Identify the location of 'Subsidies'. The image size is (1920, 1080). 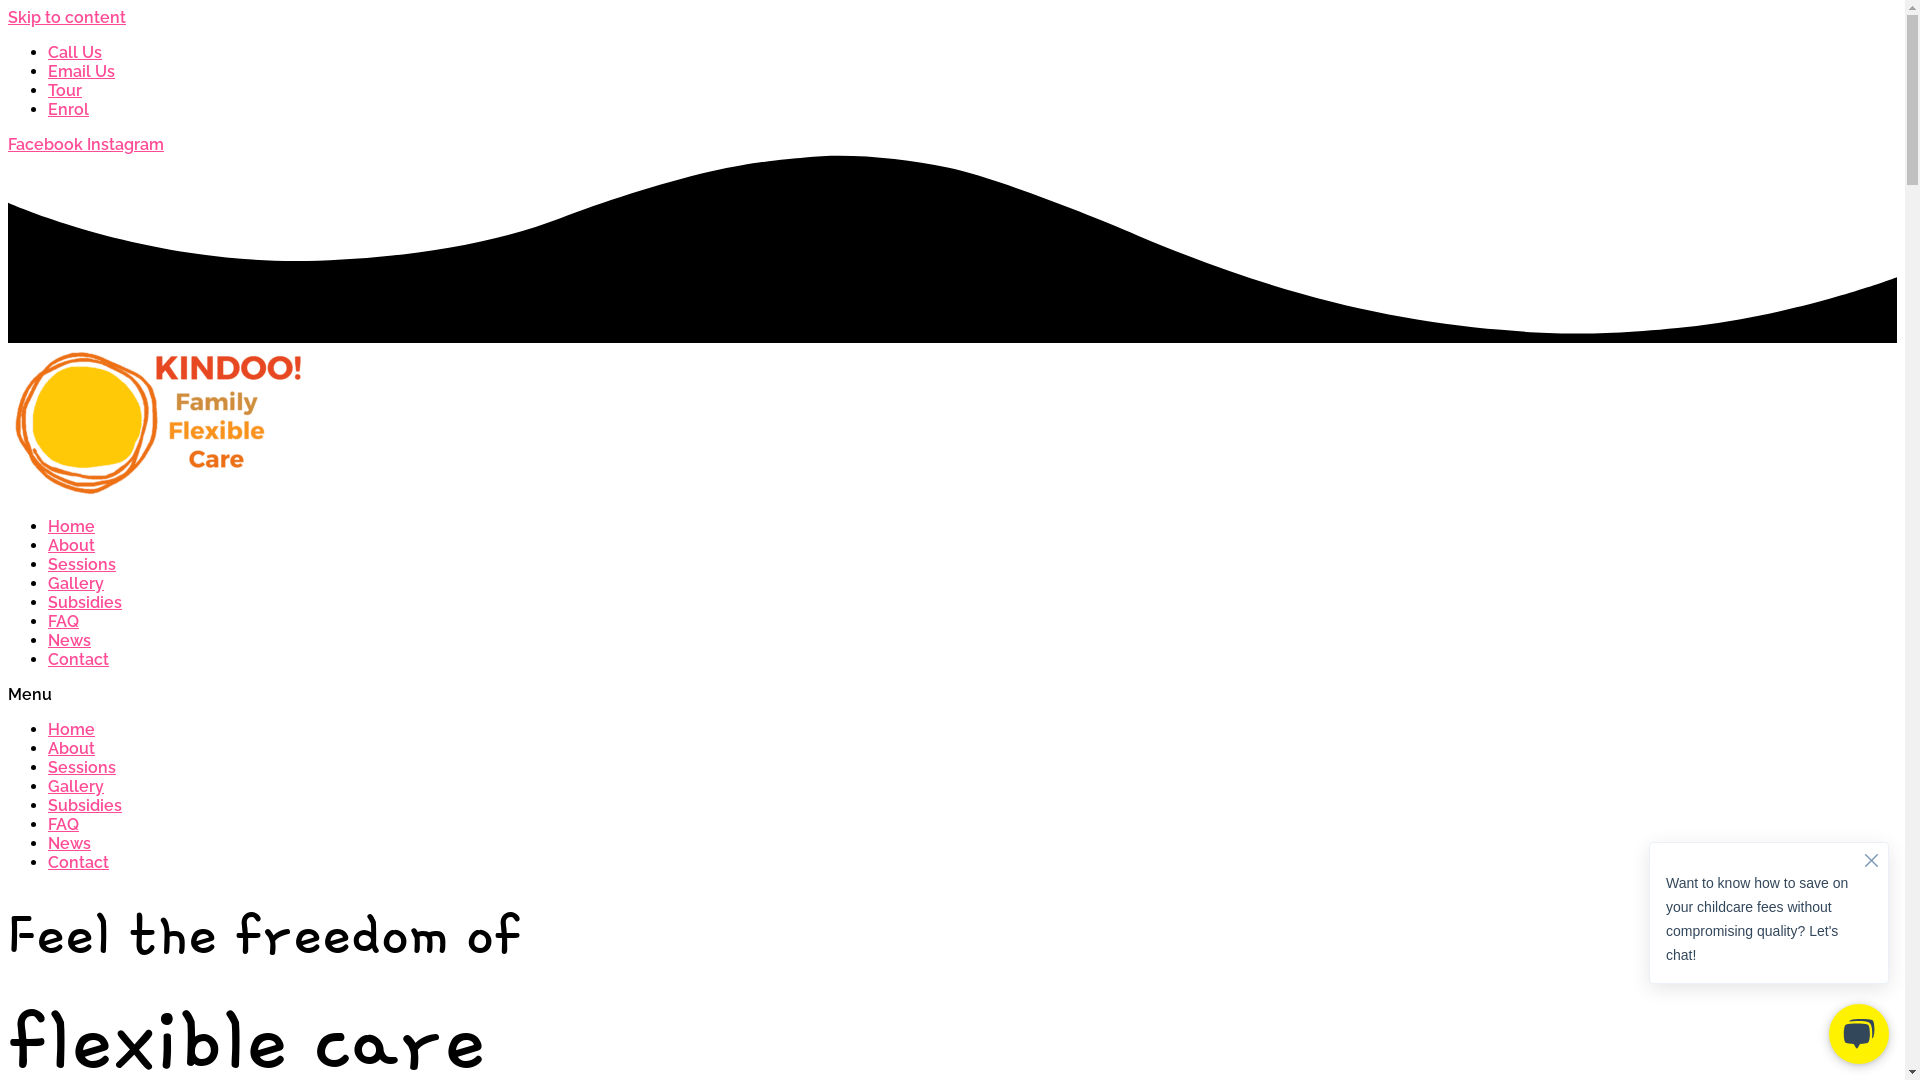
(84, 601).